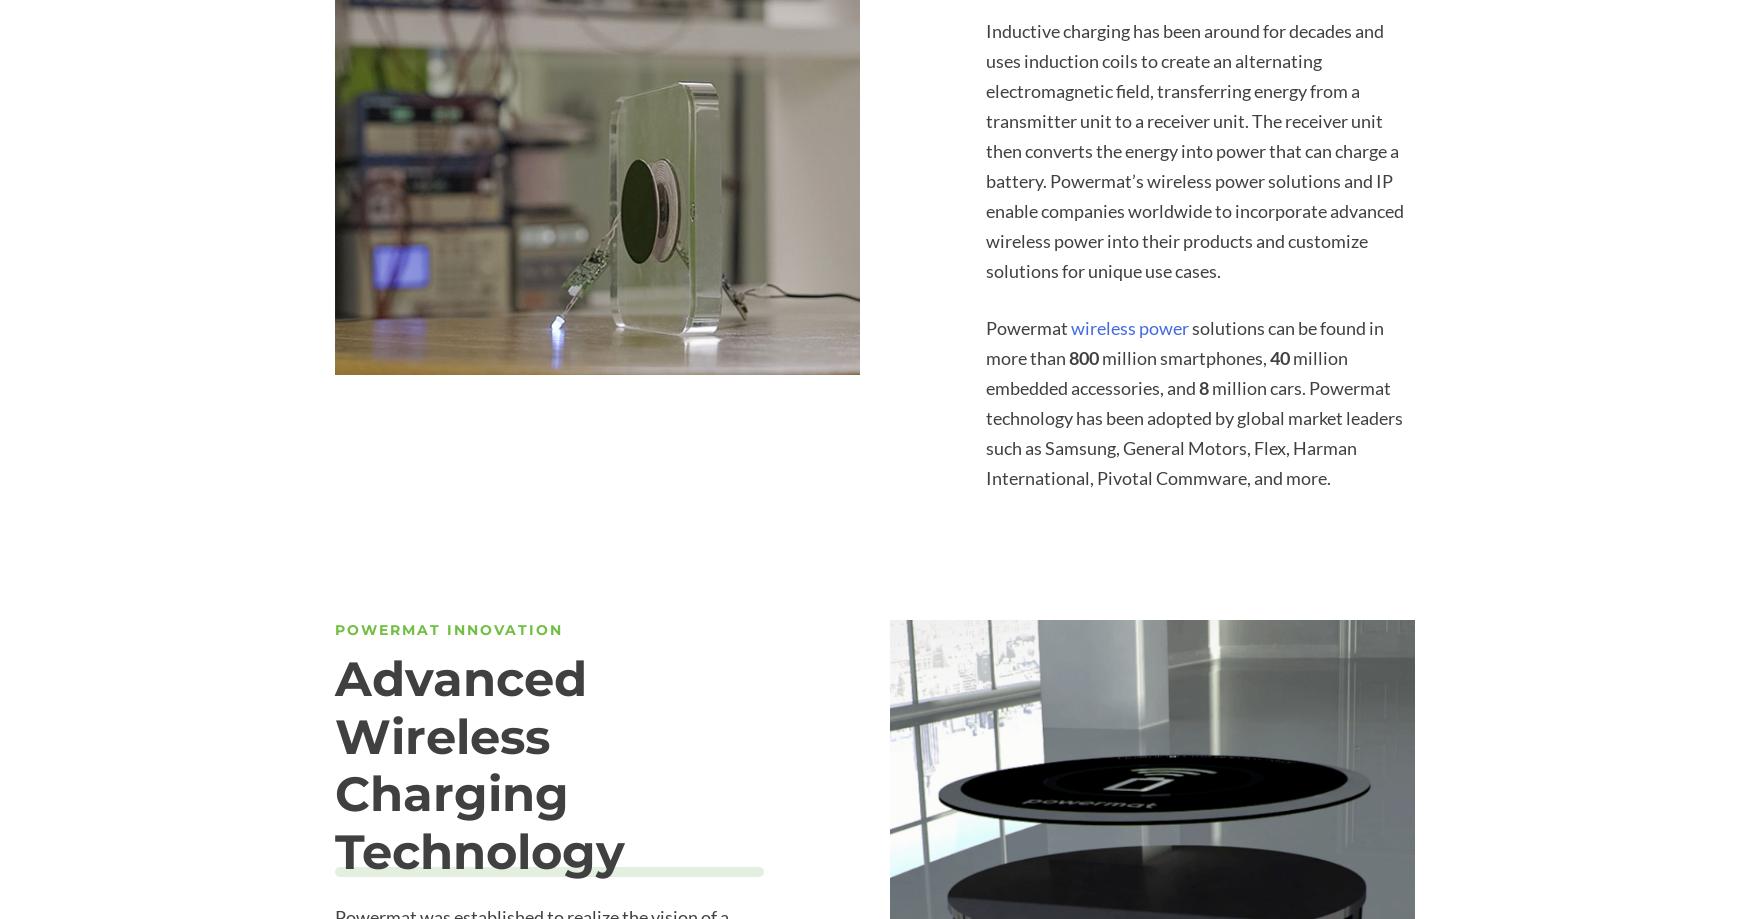  What do you see at coordinates (1183, 341) in the screenshot?
I see `'solutions can be found in more than'` at bounding box center [1183, 341].